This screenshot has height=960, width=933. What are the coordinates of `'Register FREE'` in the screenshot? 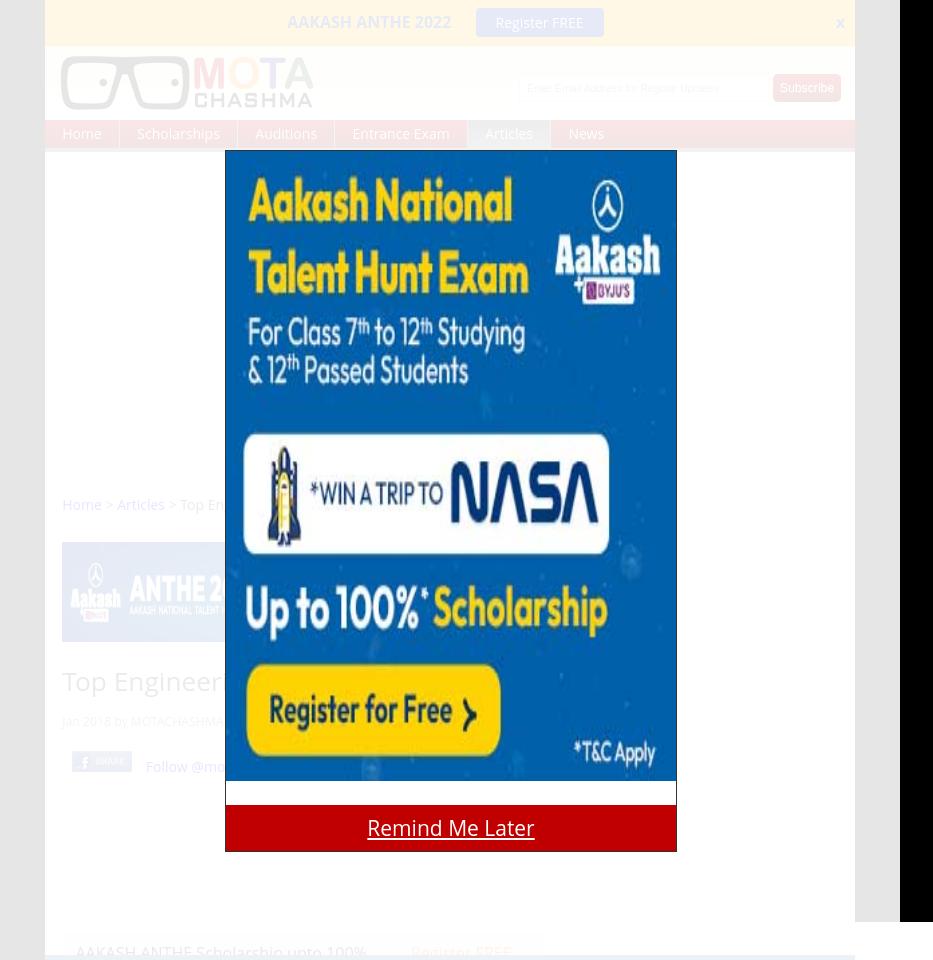 It's located at (537, 21).